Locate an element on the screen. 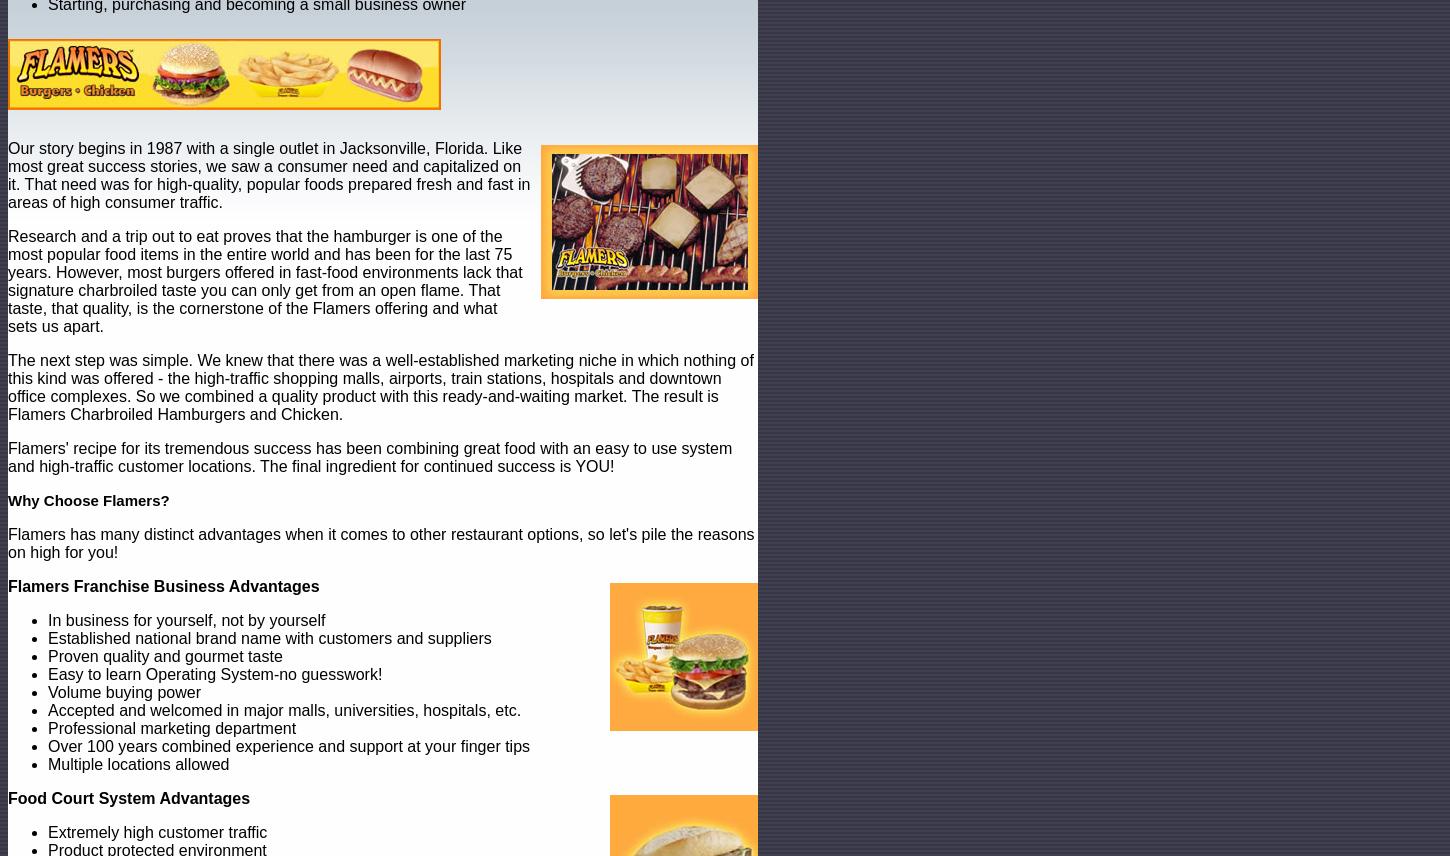 The width and height of the screenshot is (1450, 856). 'Proven quality and gourmet taste' is located at coordinates (164, 656).